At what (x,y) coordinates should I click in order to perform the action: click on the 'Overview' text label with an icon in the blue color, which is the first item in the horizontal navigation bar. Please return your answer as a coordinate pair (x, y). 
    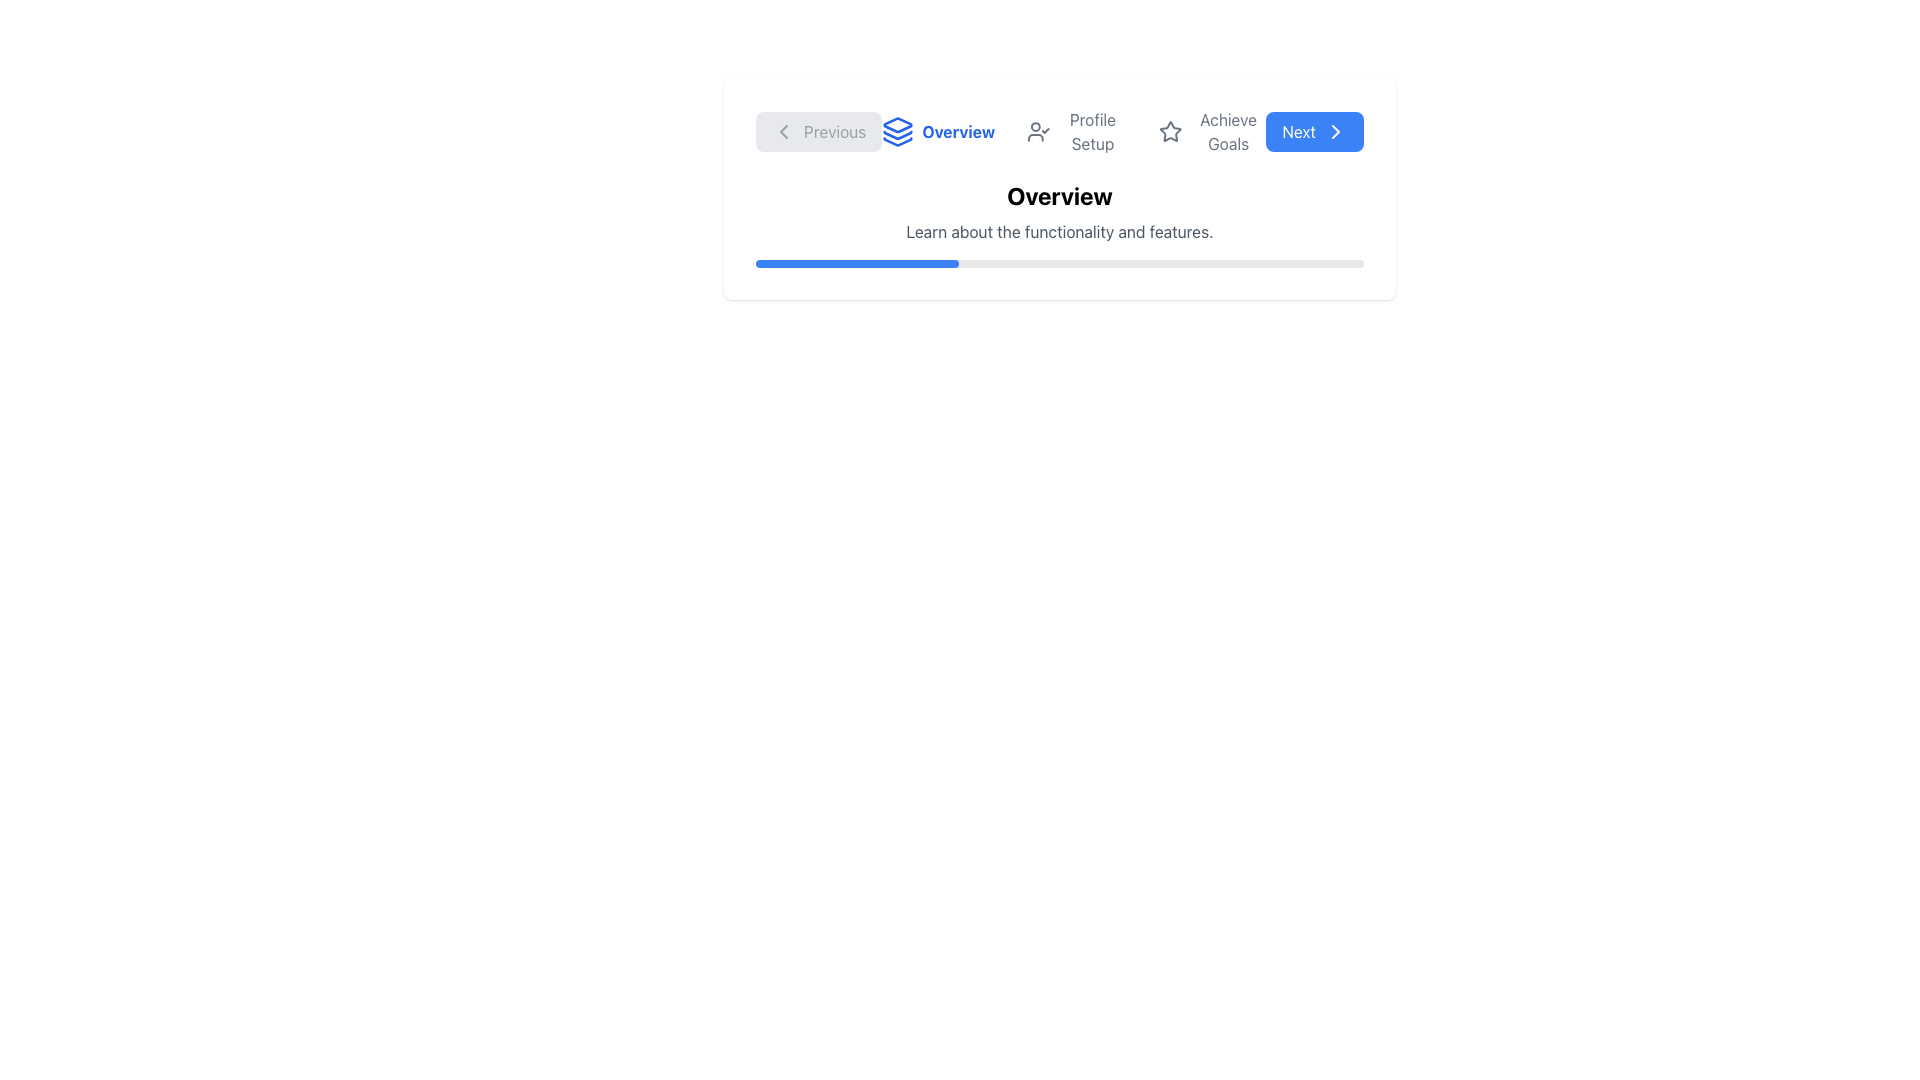
    Looking at the image, I should click on (937, 131).